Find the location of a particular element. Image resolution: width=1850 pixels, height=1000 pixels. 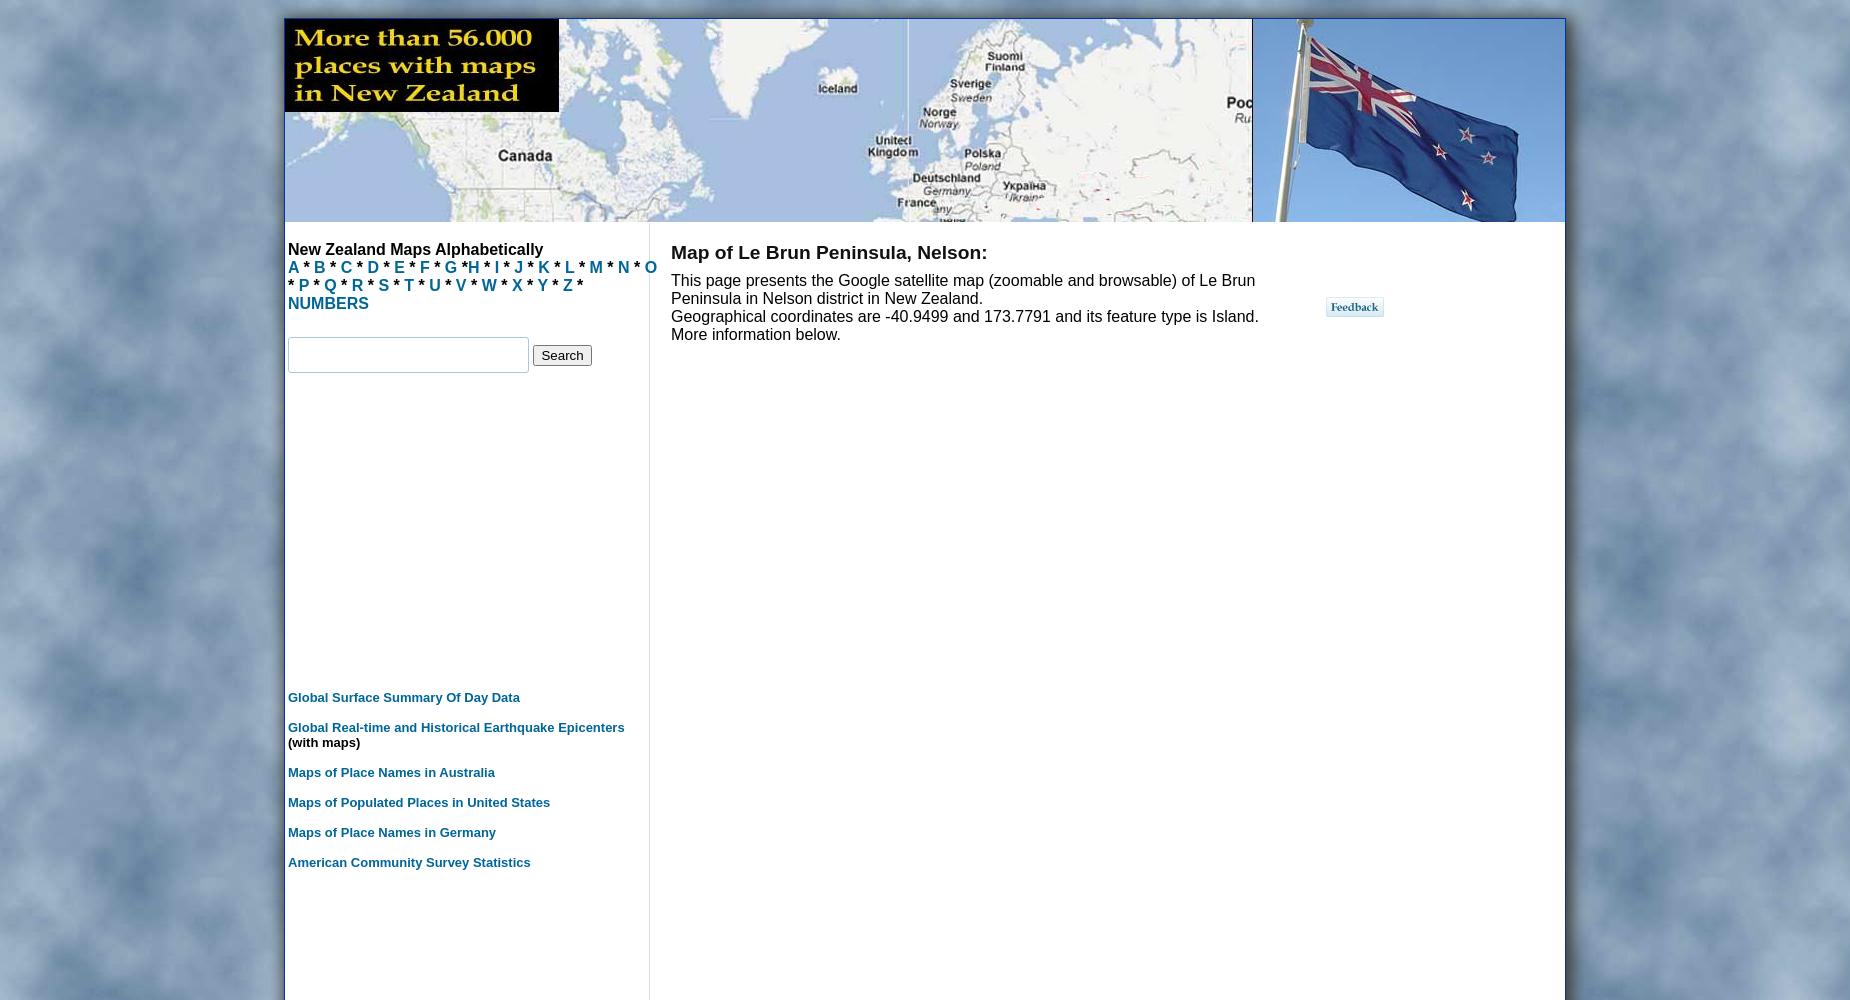

'C' is located at coordinates (344, 267).